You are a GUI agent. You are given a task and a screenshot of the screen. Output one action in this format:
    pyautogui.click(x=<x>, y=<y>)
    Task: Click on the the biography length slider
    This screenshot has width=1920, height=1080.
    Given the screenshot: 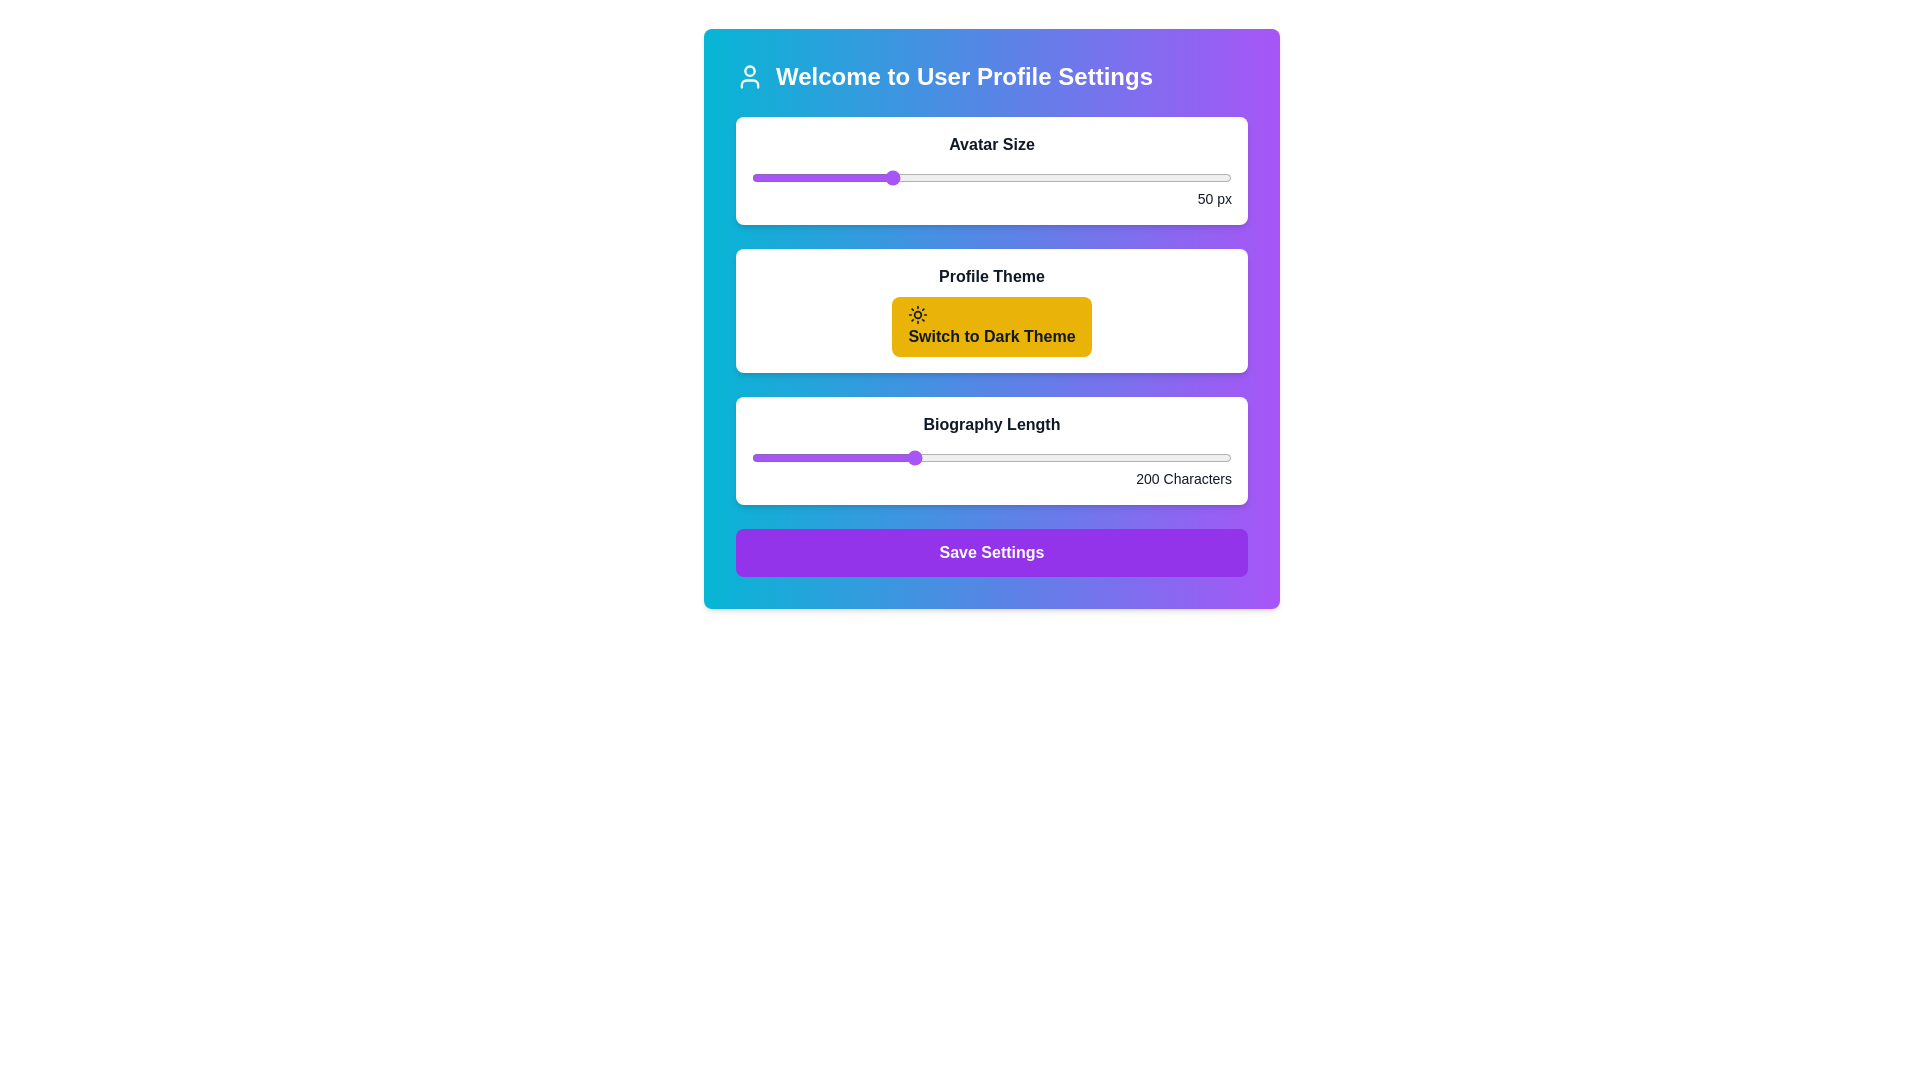 What is the action you would take?
    pyautogui.click(x=1129, y=458)
    